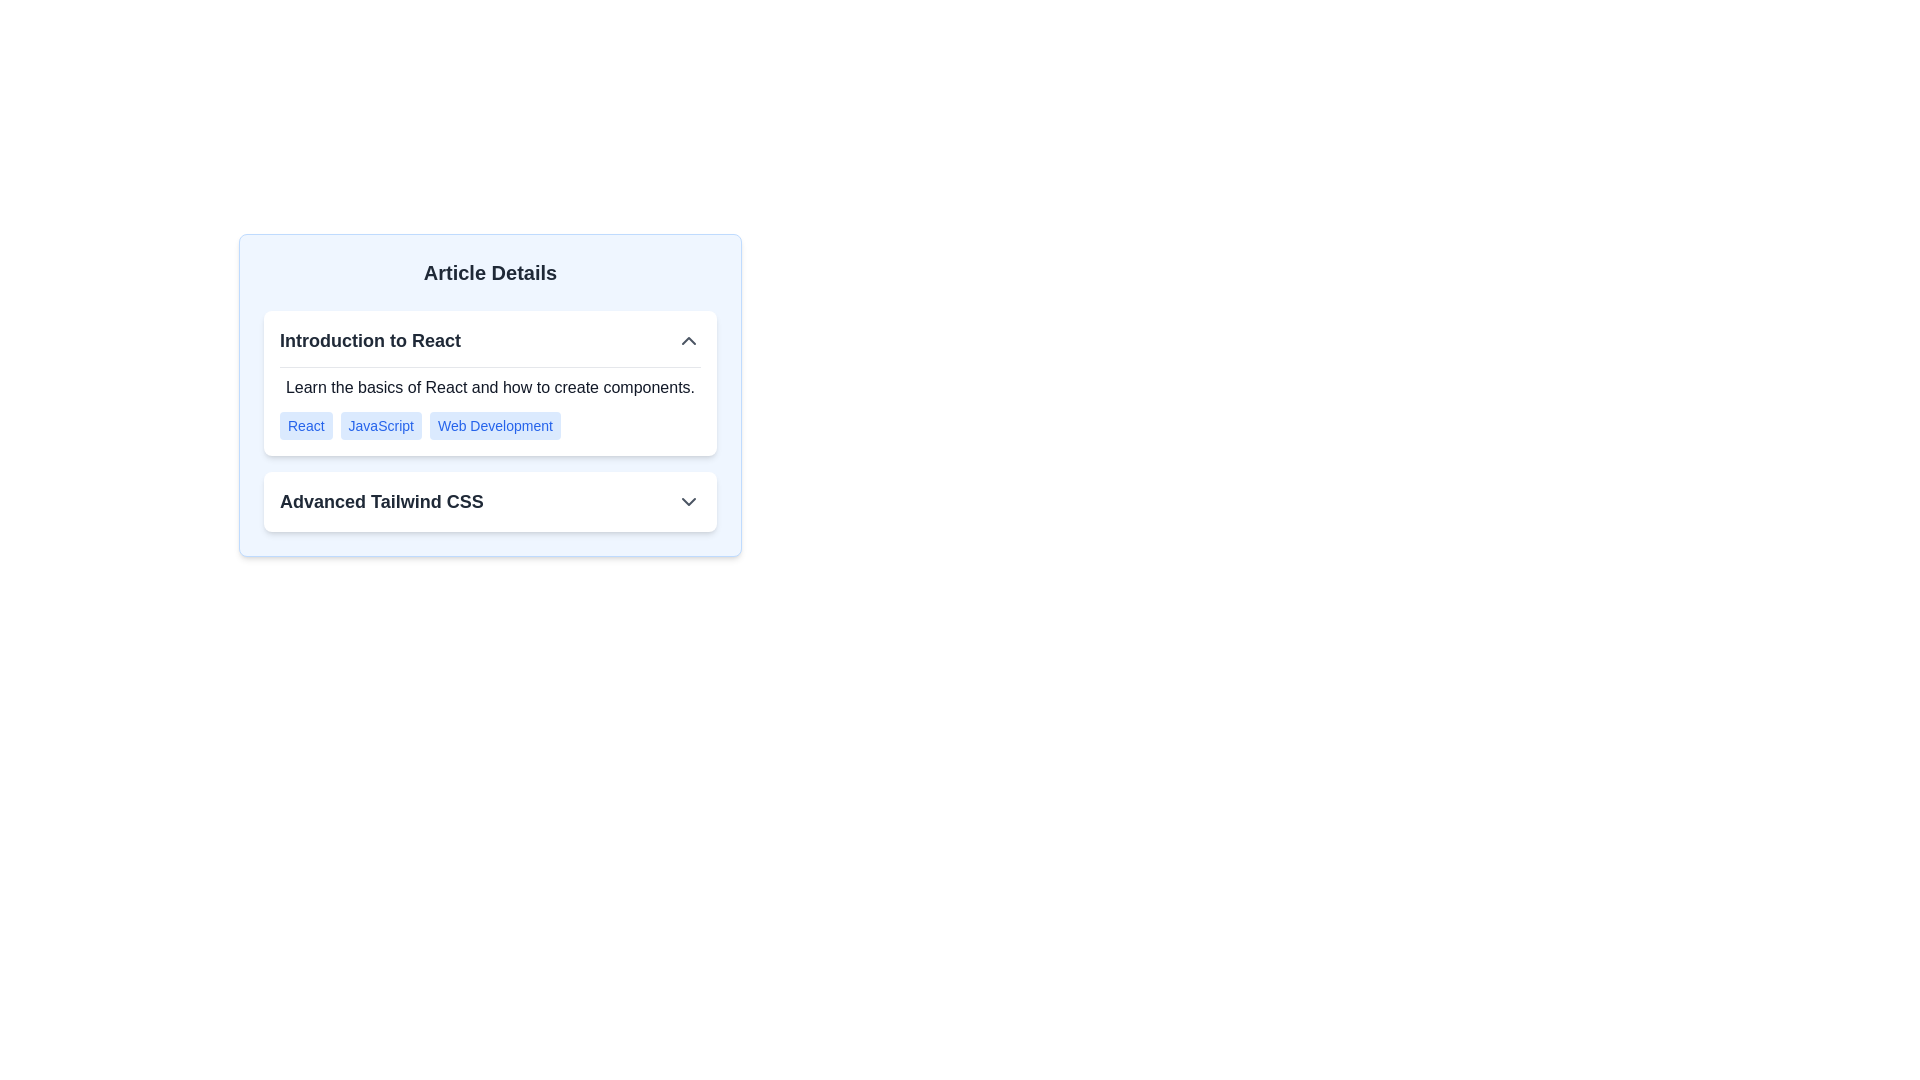  What do you see at coordinates (689, 500) in the screenshot?
I see `the Dropdown indicator or expansion toggle icon (SVG) located at the far right of the 'Advanced Tailwind CSS' header section to interact with the collapsible panel` at bounding box center [689, 500].